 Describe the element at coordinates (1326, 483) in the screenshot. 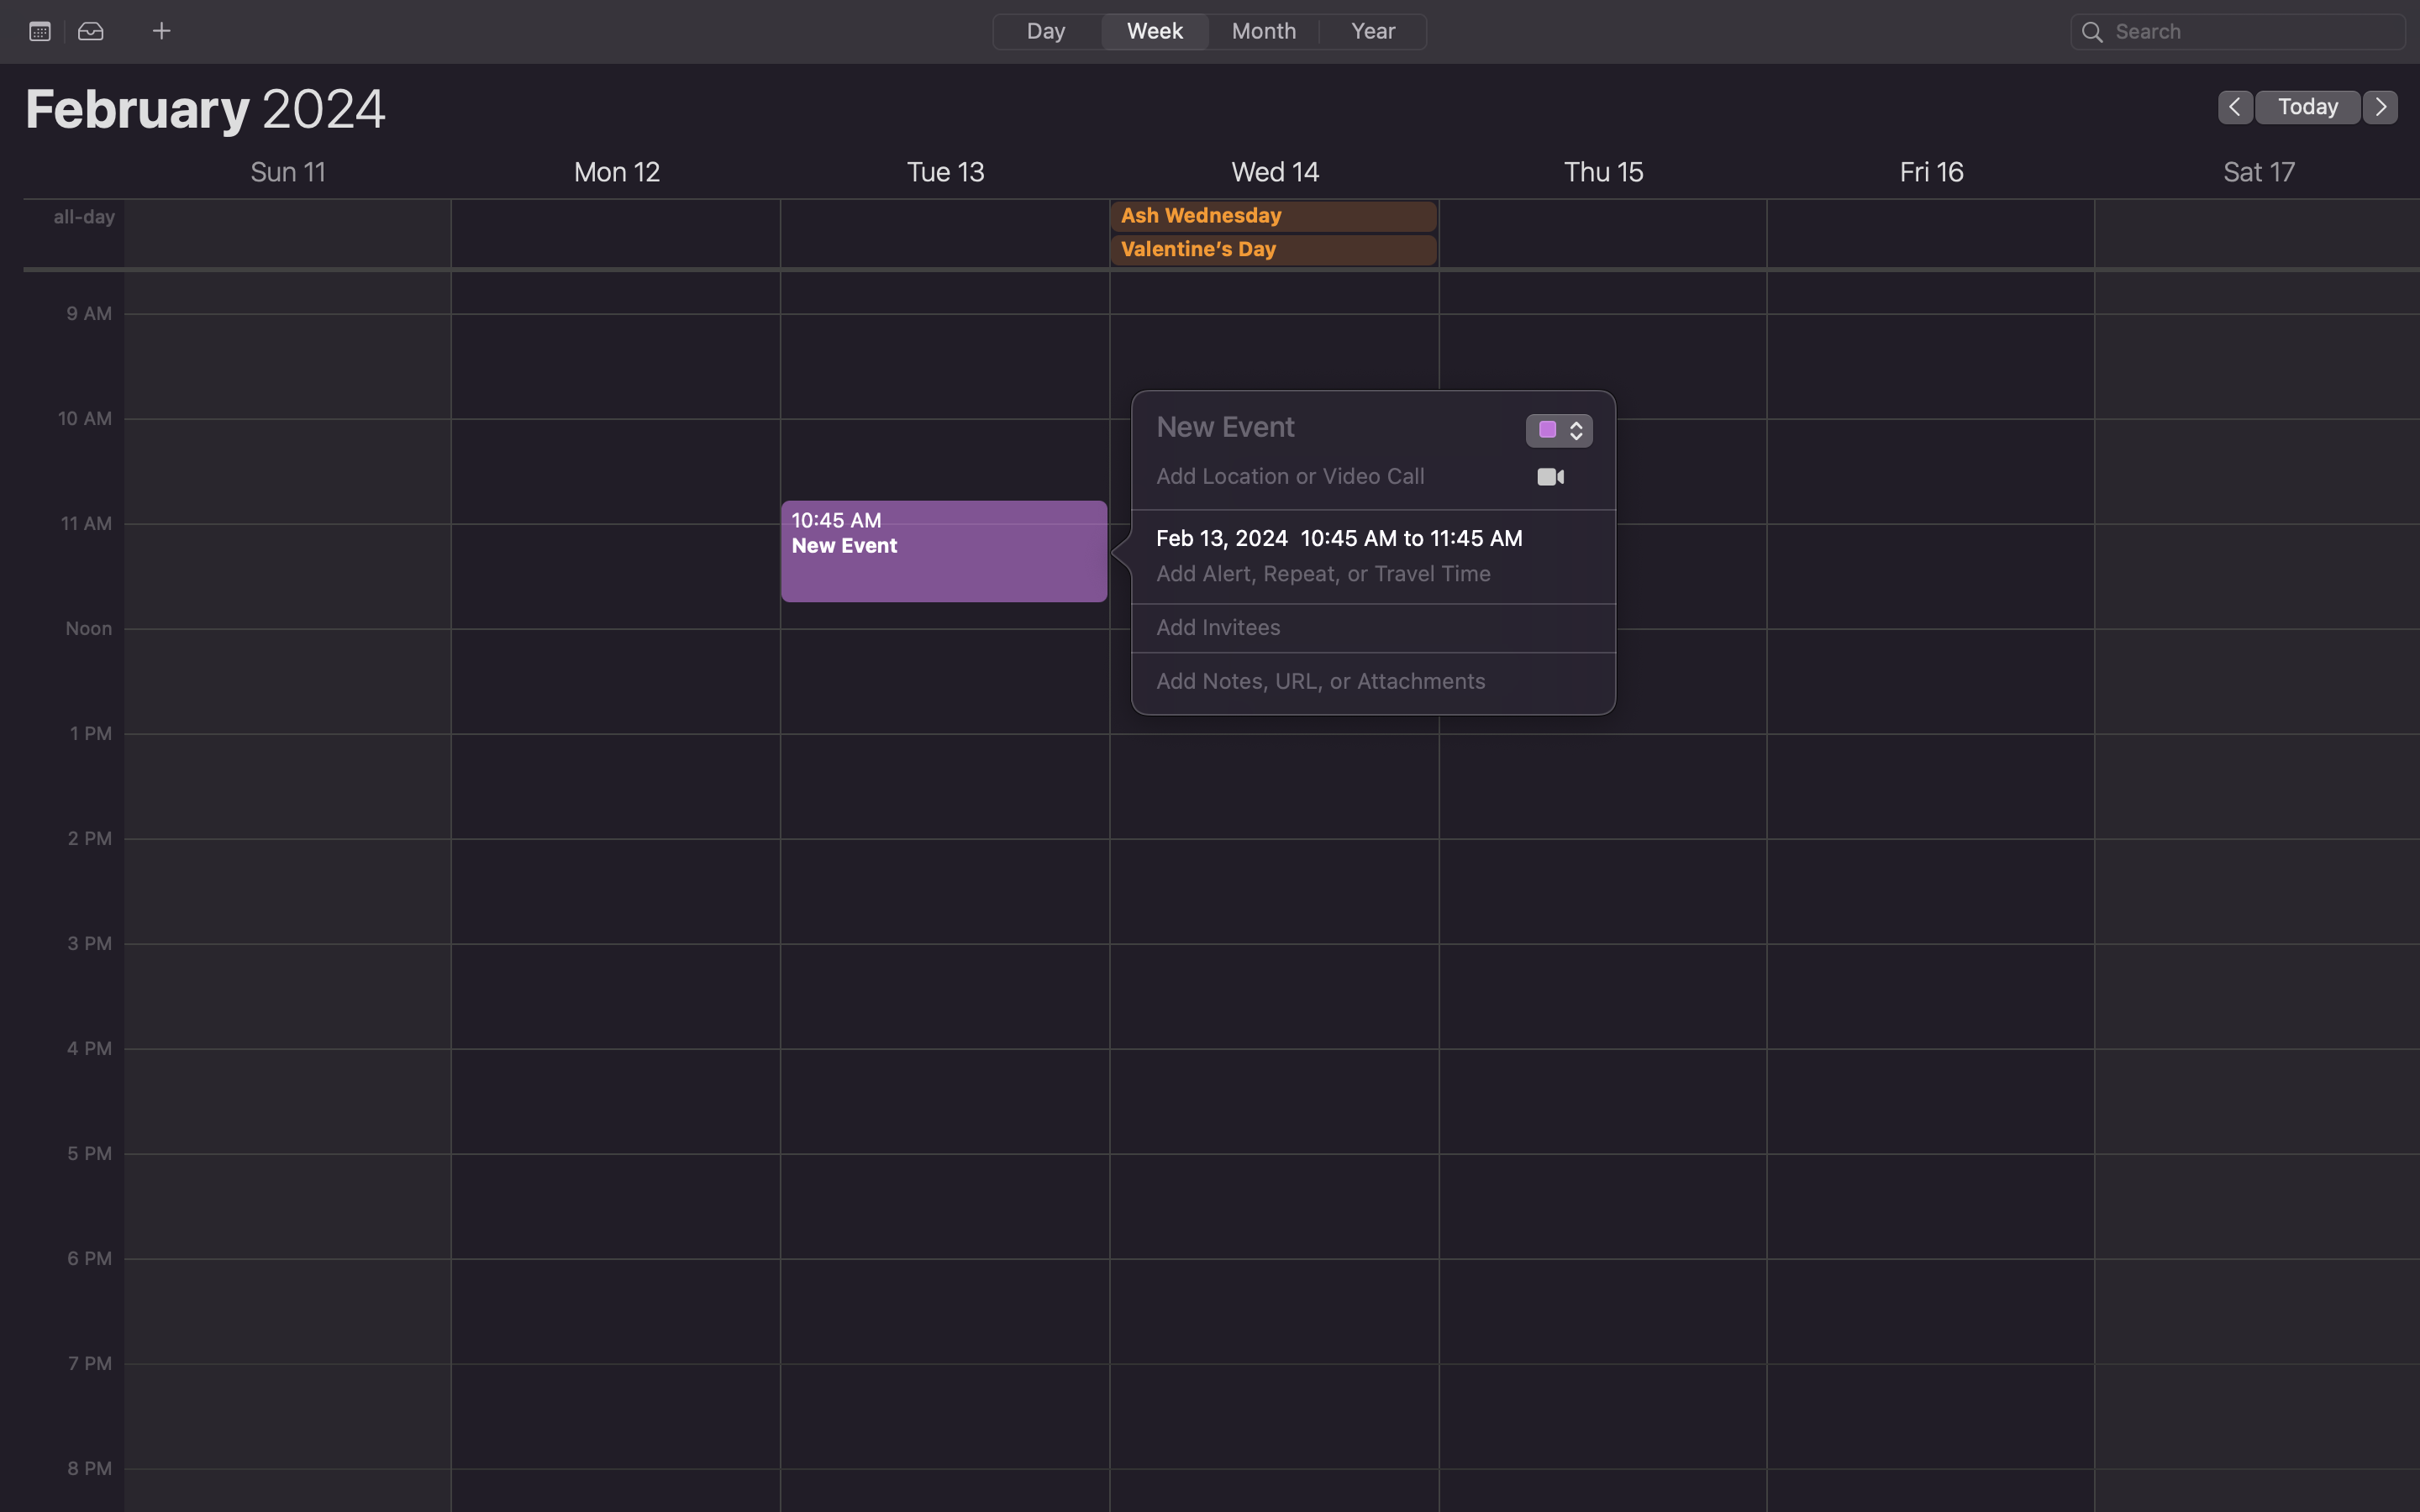

I see `Insert the location "Gates Hillman Center` at that location.